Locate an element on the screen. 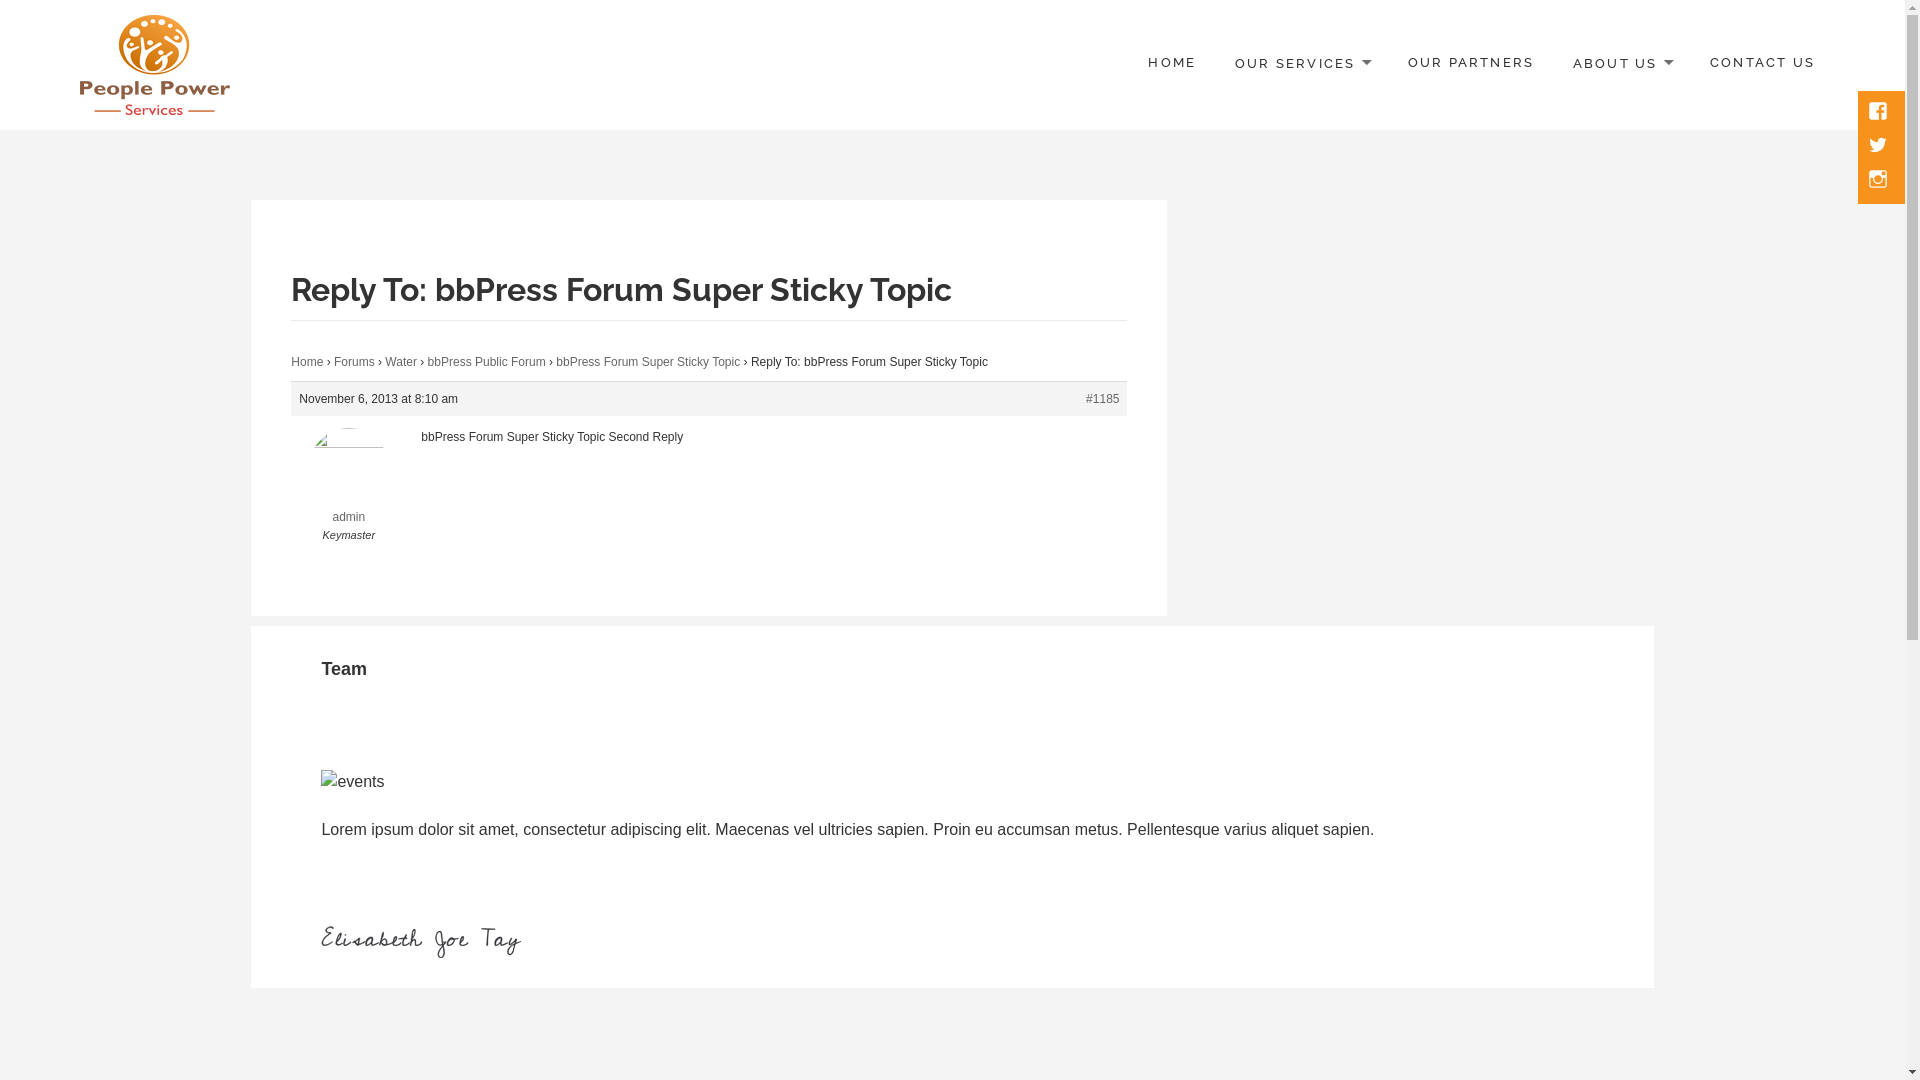 Image resolution: width=1920 pixels, height=1080 pixels. '#1185' is located at coordinates (1084, 398).